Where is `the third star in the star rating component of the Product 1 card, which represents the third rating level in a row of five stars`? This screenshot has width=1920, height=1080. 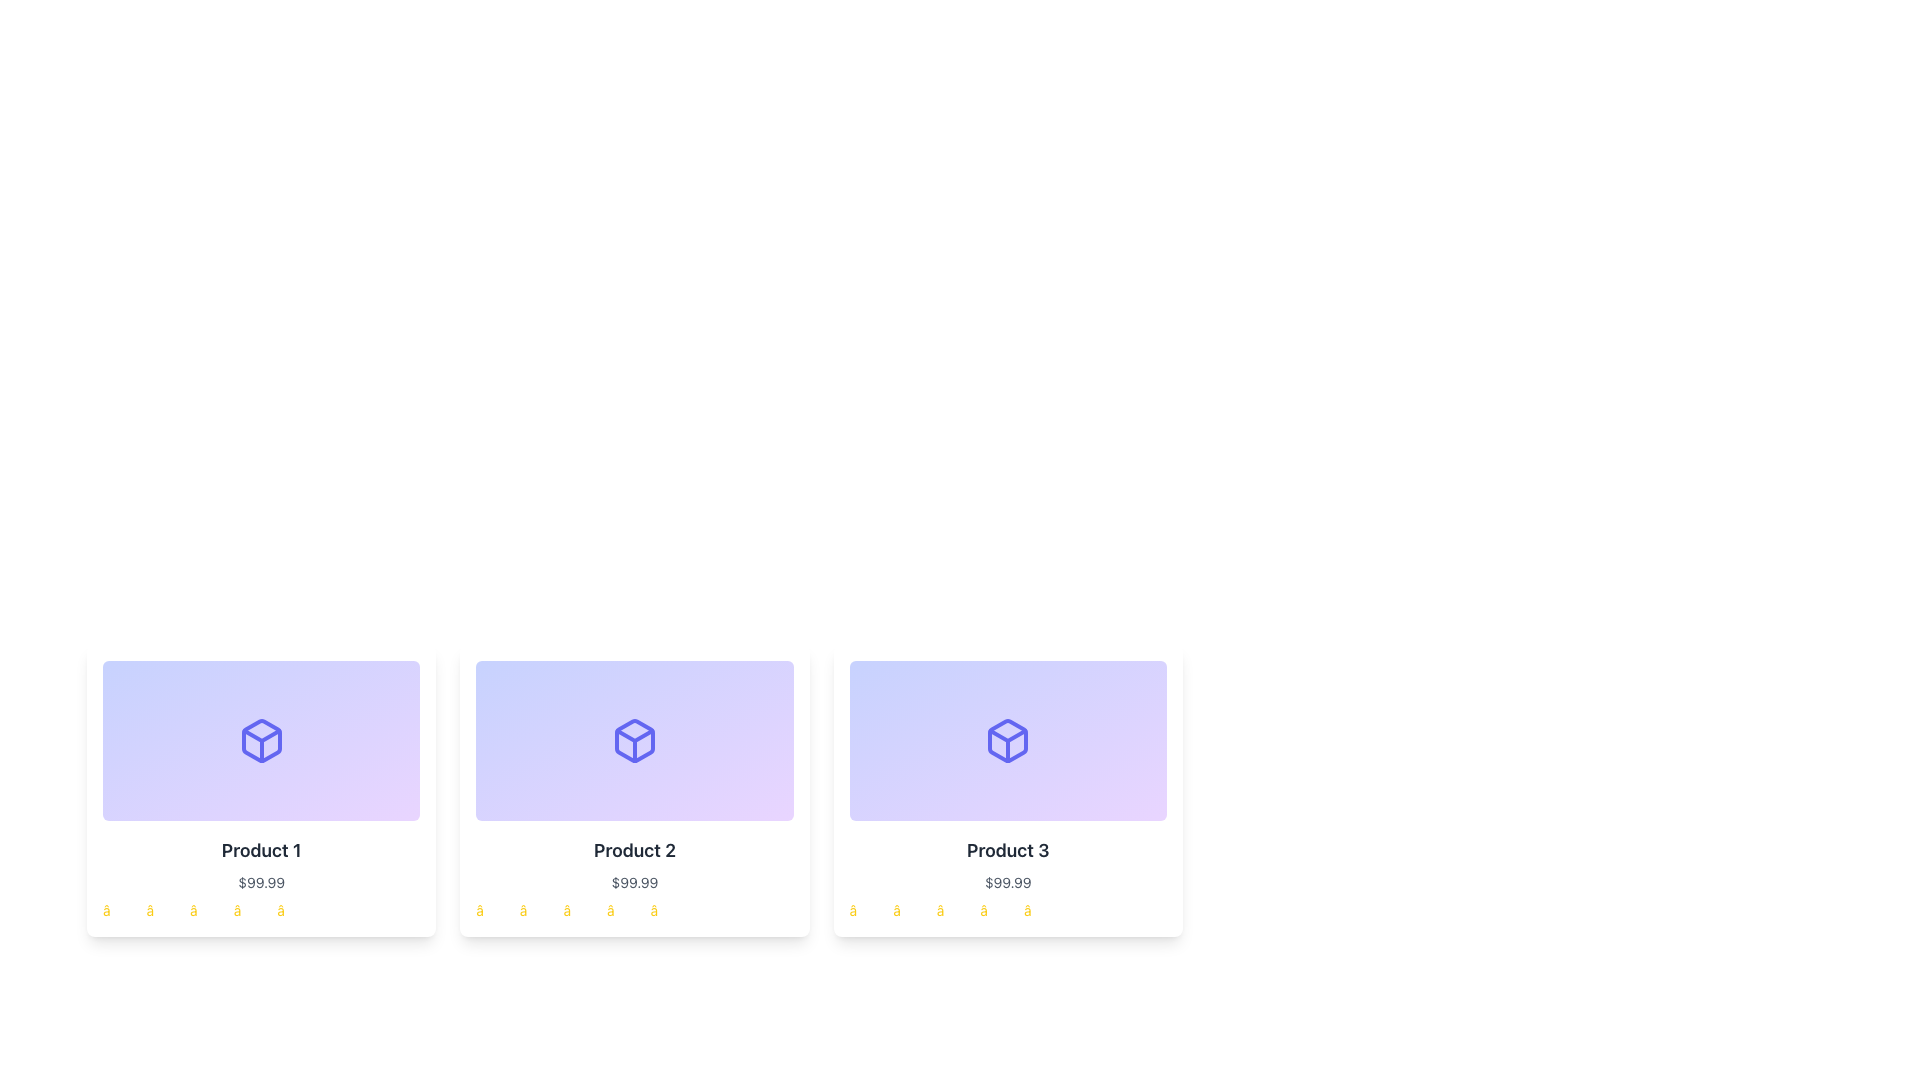 the third star in the star rating component of the Product 1 card, which represents the third rating level in a row of five stars is located at coordinates (207, 910).